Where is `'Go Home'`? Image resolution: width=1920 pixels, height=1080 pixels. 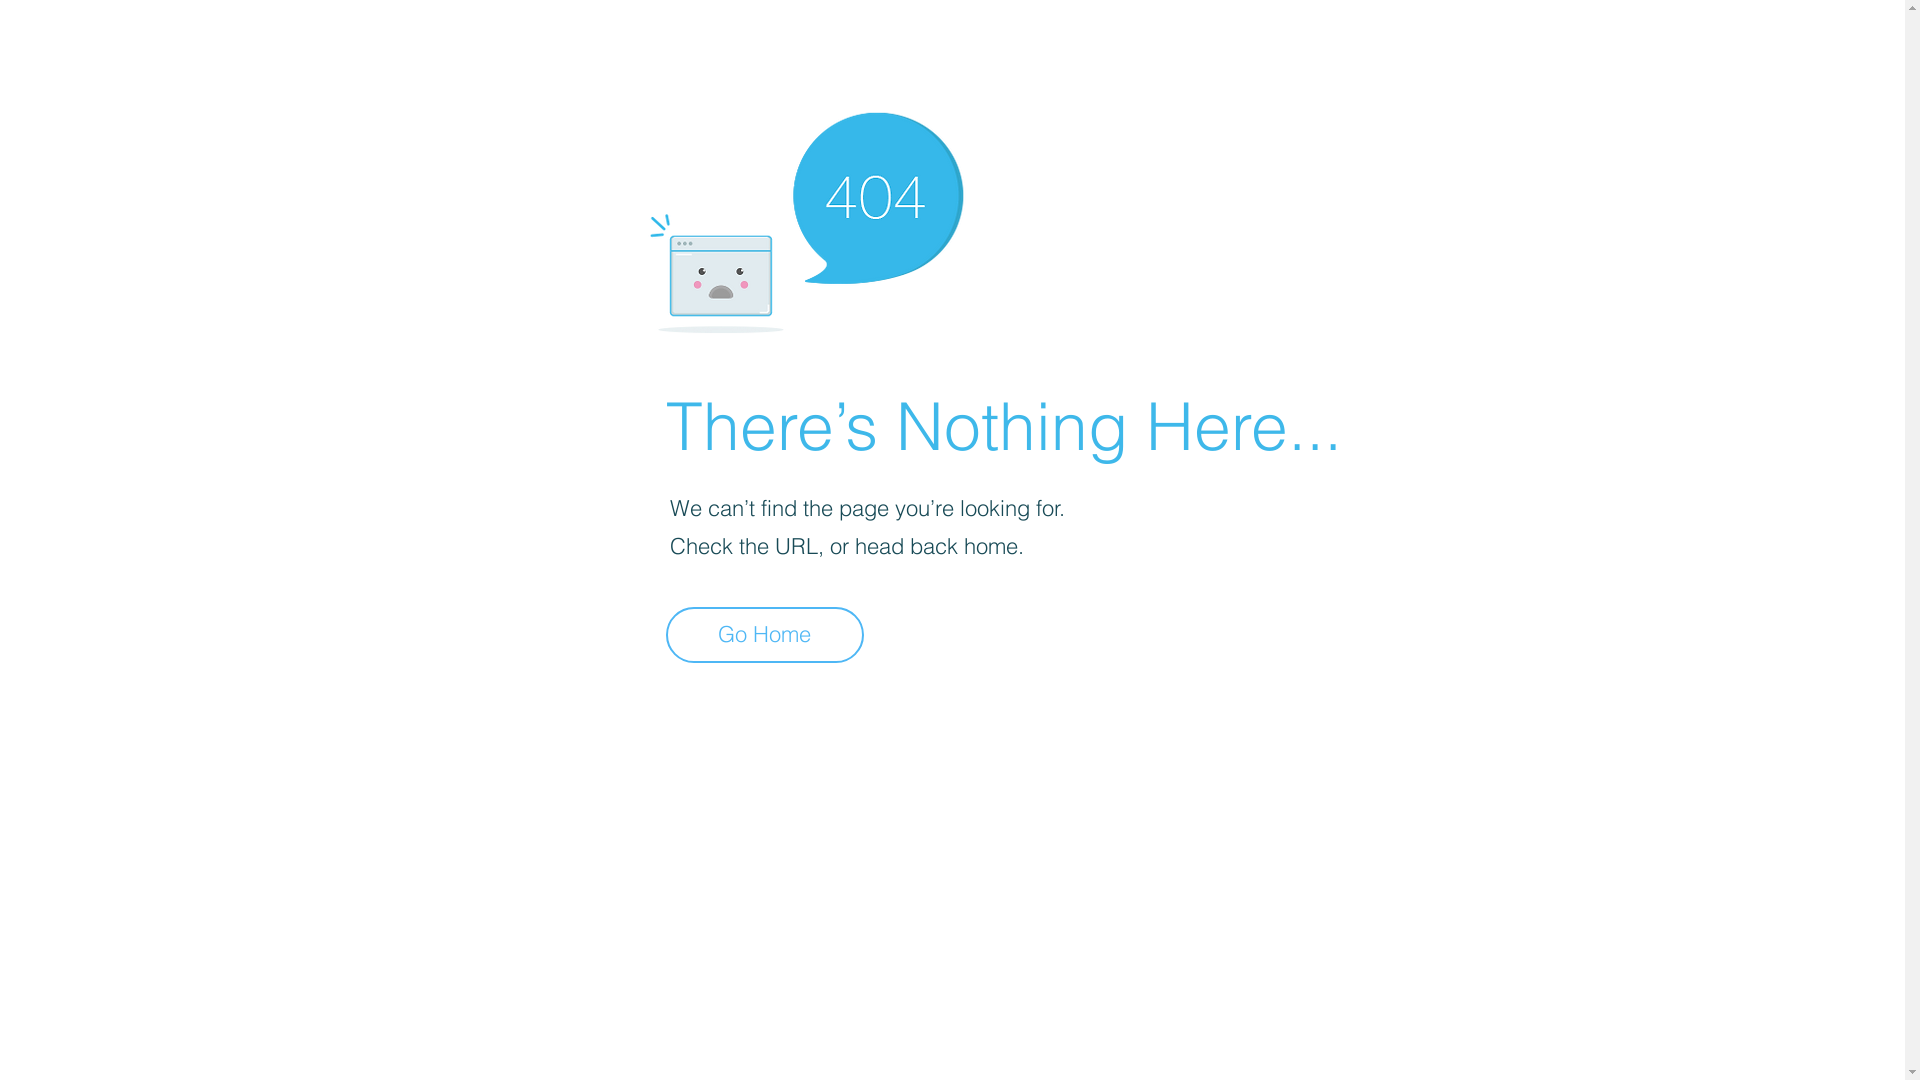 'Go Home' is located at coordinates (763, 635).